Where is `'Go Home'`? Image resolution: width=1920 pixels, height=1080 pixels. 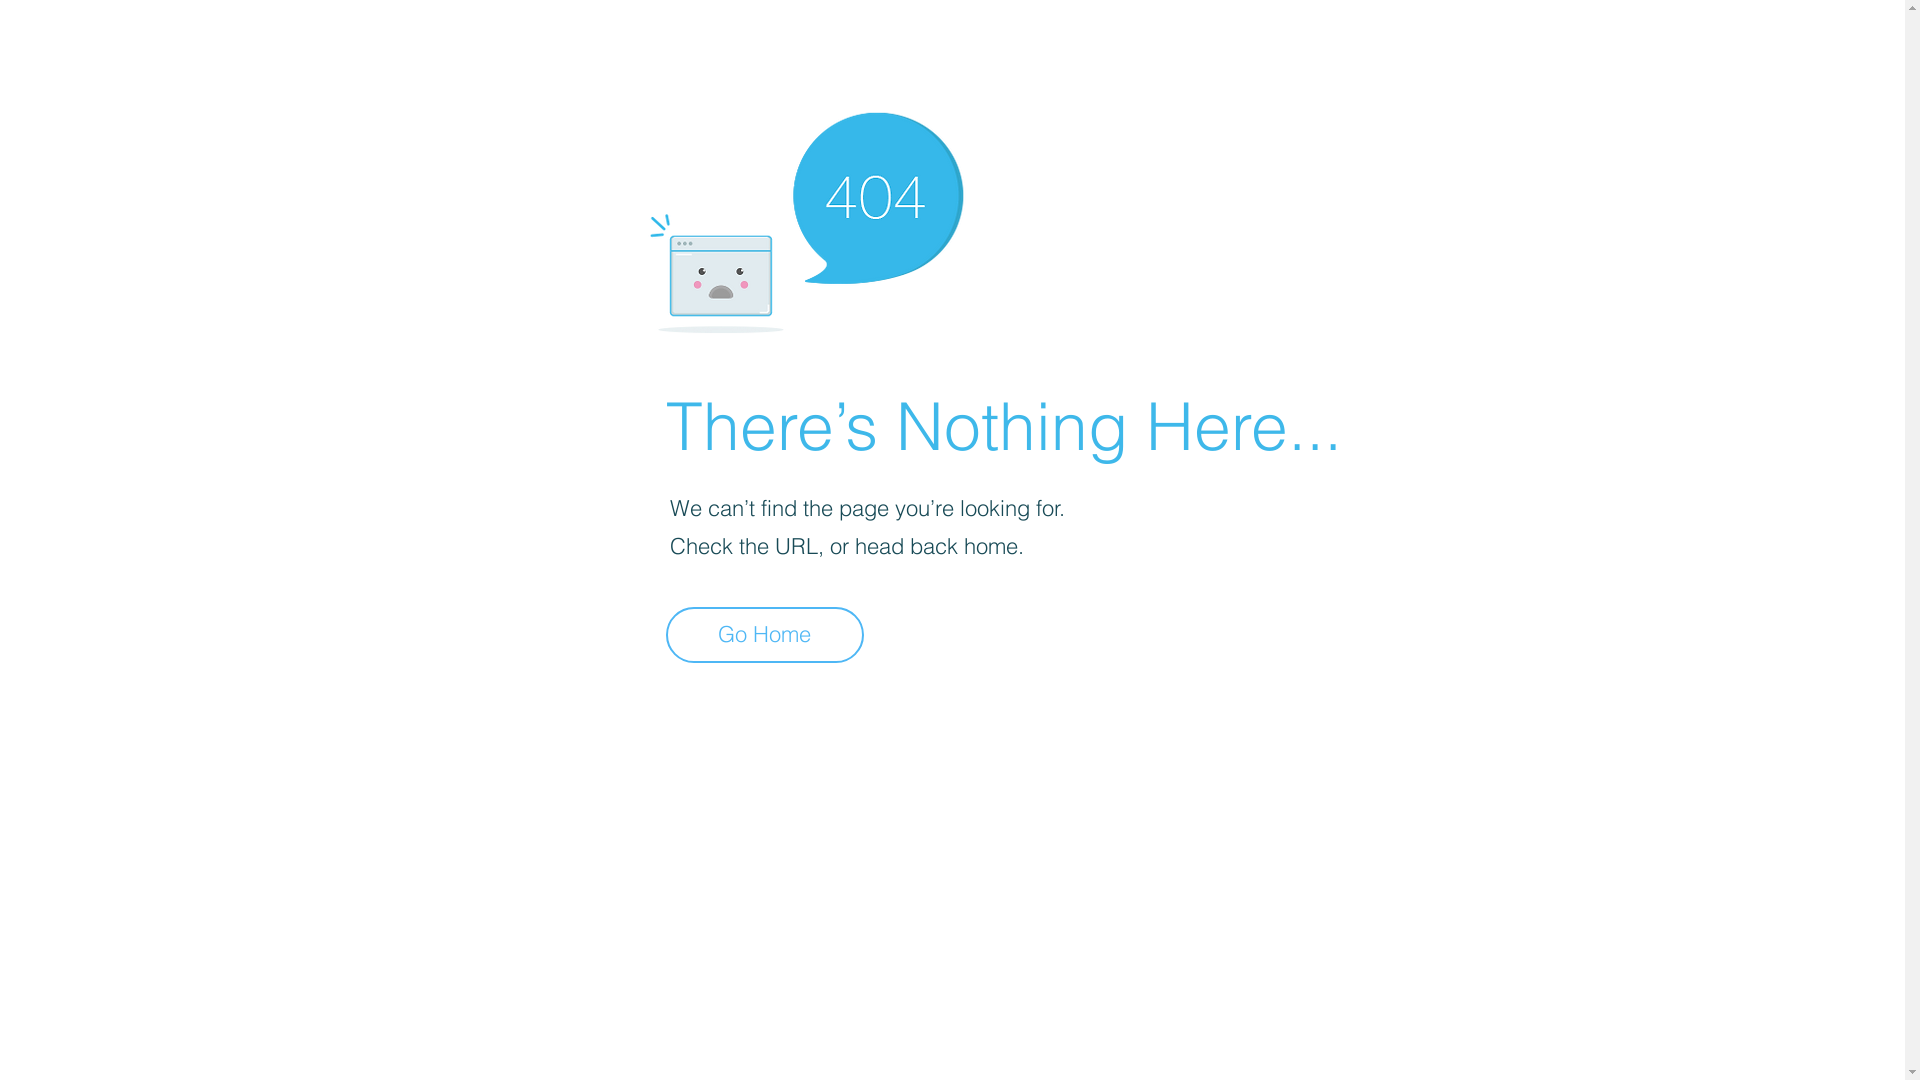 'Go Home' is located at coordinates (763, 635).